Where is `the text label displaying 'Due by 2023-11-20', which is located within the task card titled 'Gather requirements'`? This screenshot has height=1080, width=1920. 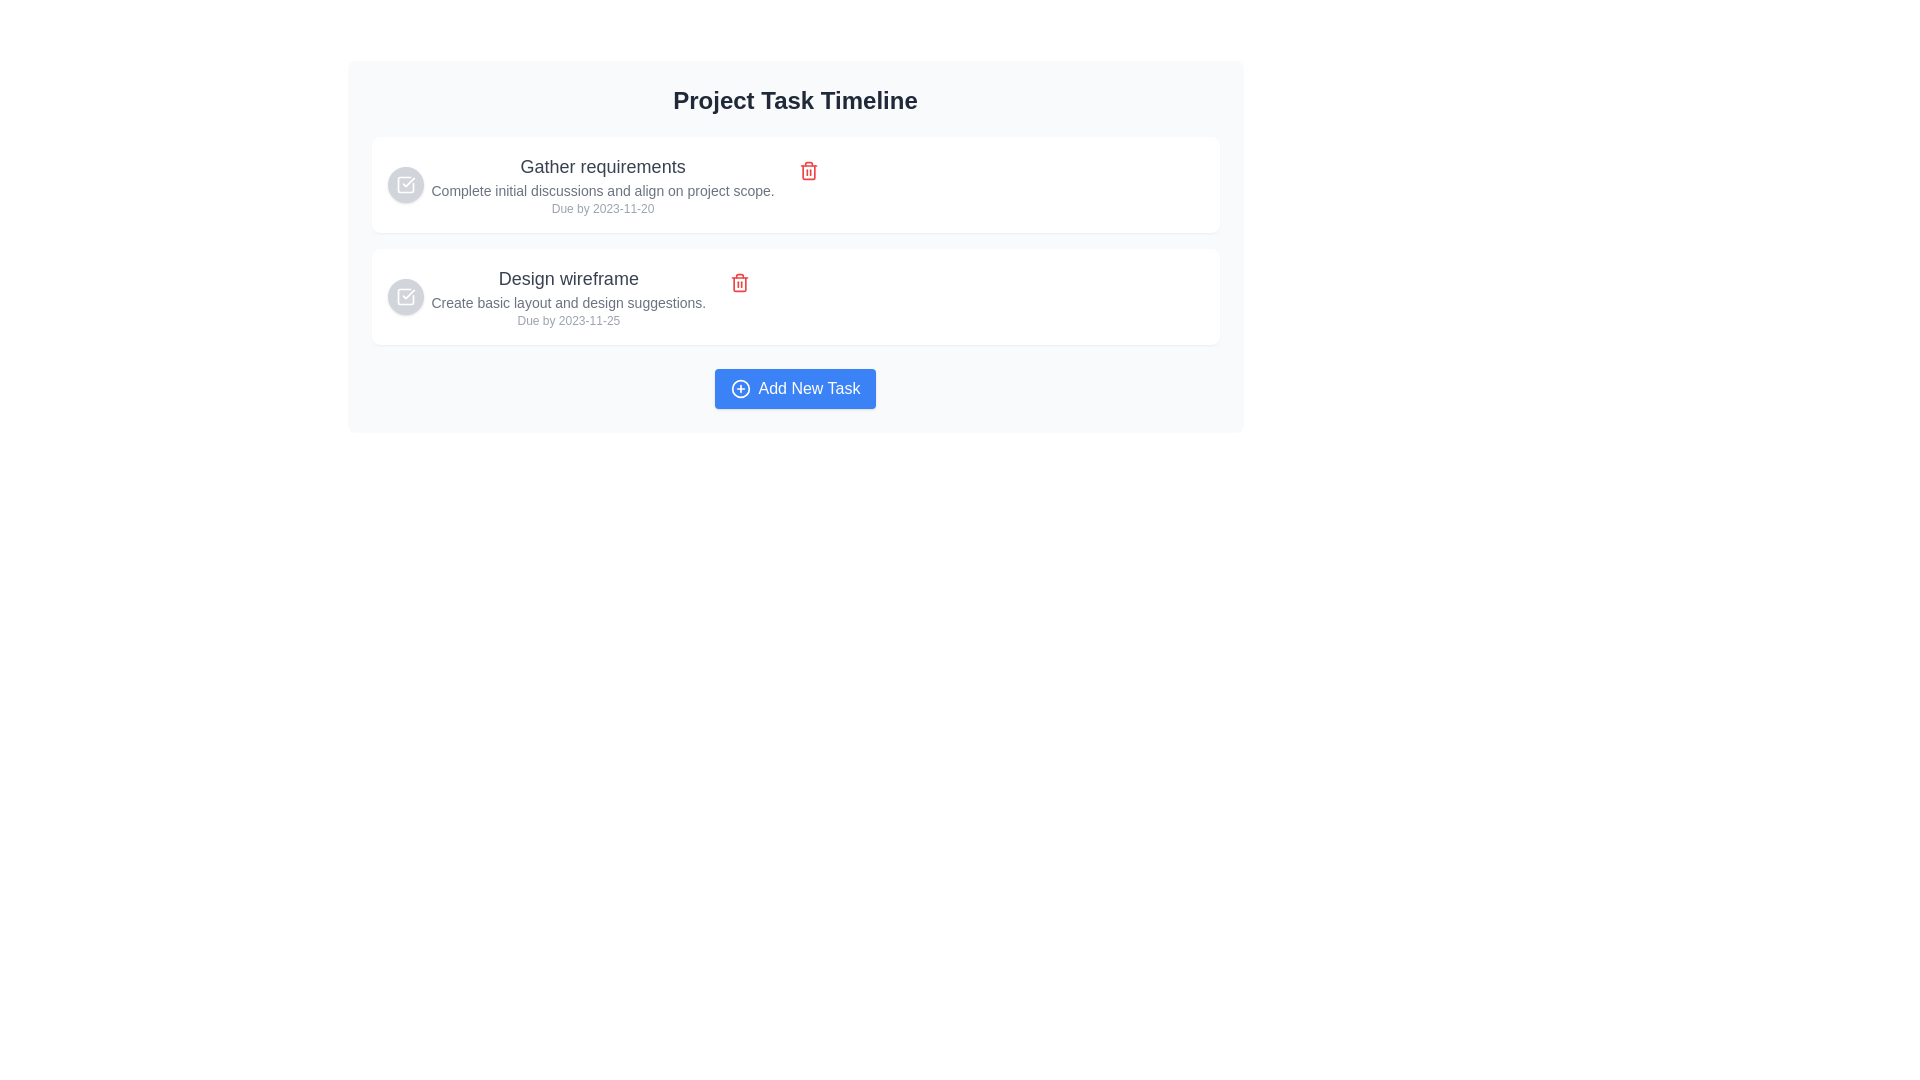
the text label displaying 'Due by 2023-11-20', which is located within the task card titled 'Gather requirements' is located at coordinates (602, 208).